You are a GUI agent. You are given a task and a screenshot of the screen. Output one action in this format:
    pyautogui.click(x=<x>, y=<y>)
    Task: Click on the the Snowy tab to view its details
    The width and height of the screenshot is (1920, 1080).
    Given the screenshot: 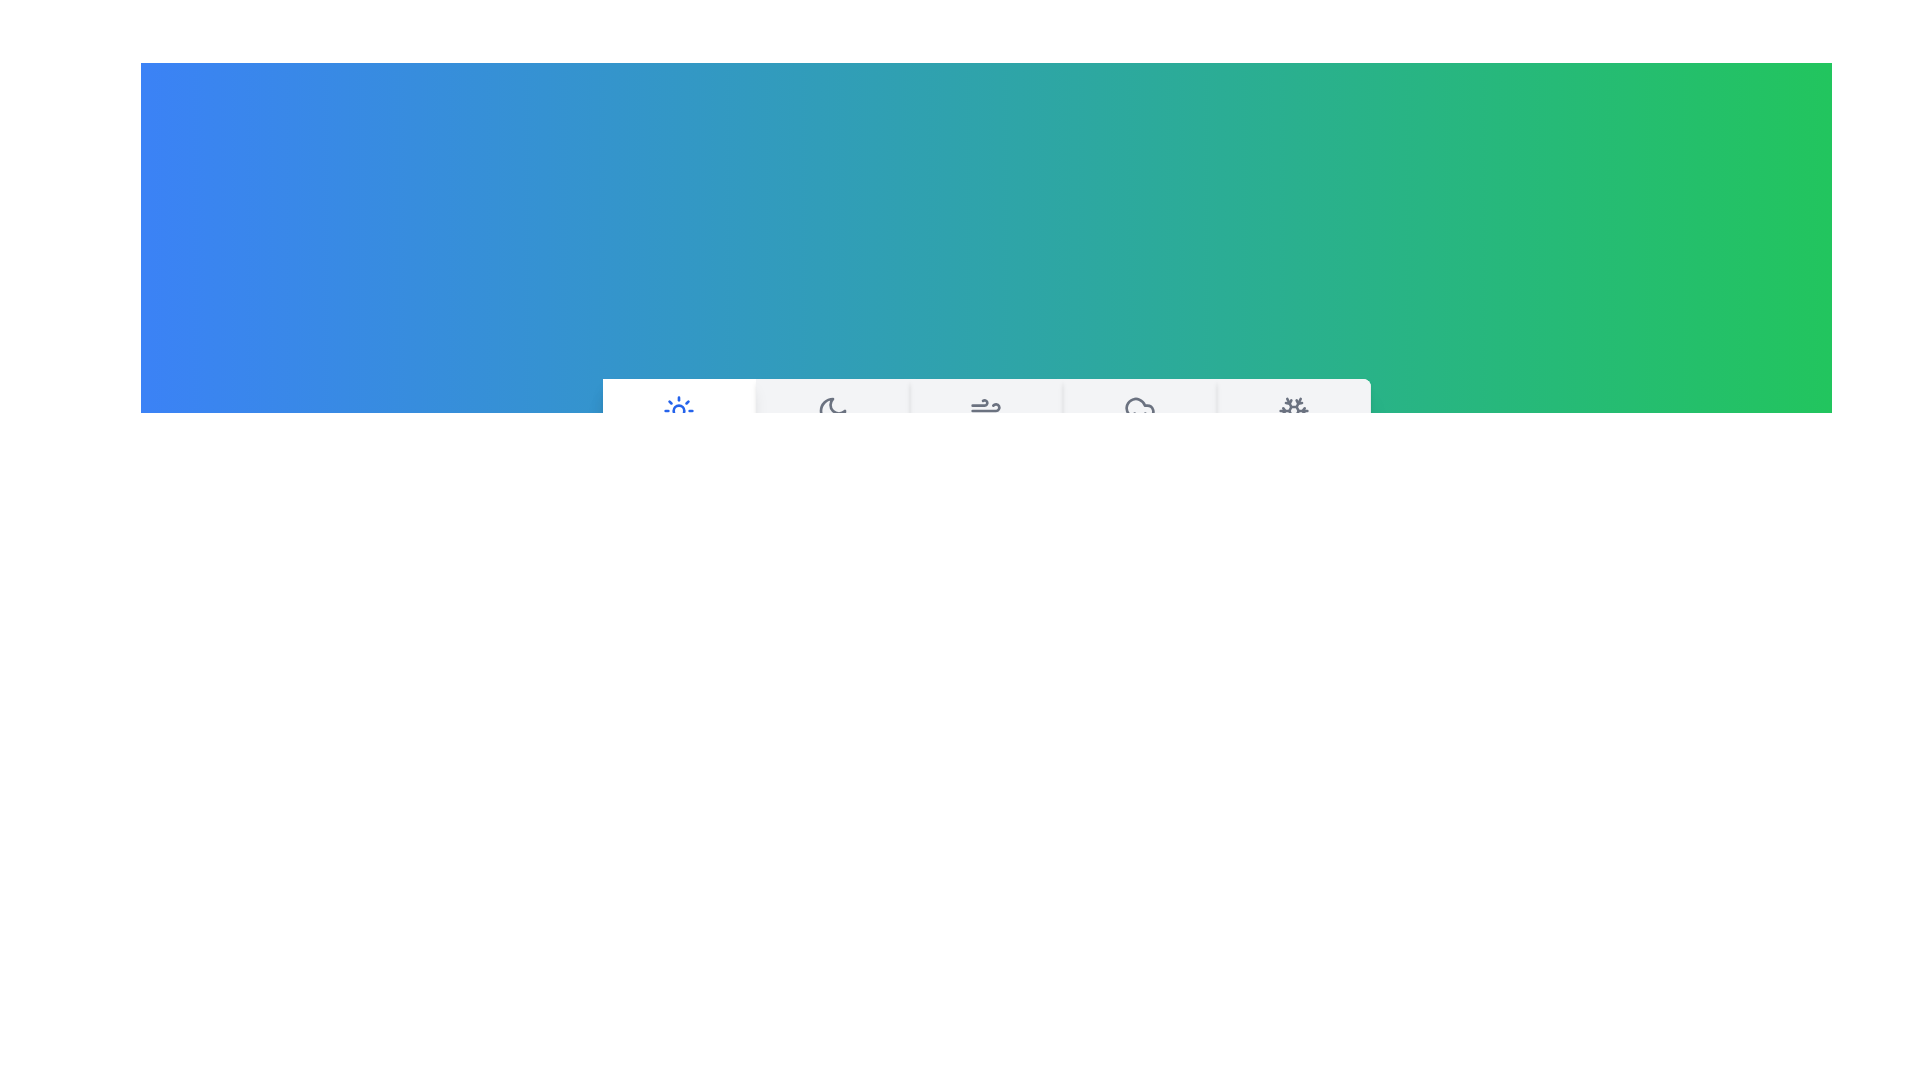 What is the action you would take?
    pyautogui.click(x=1294, y=430)
    